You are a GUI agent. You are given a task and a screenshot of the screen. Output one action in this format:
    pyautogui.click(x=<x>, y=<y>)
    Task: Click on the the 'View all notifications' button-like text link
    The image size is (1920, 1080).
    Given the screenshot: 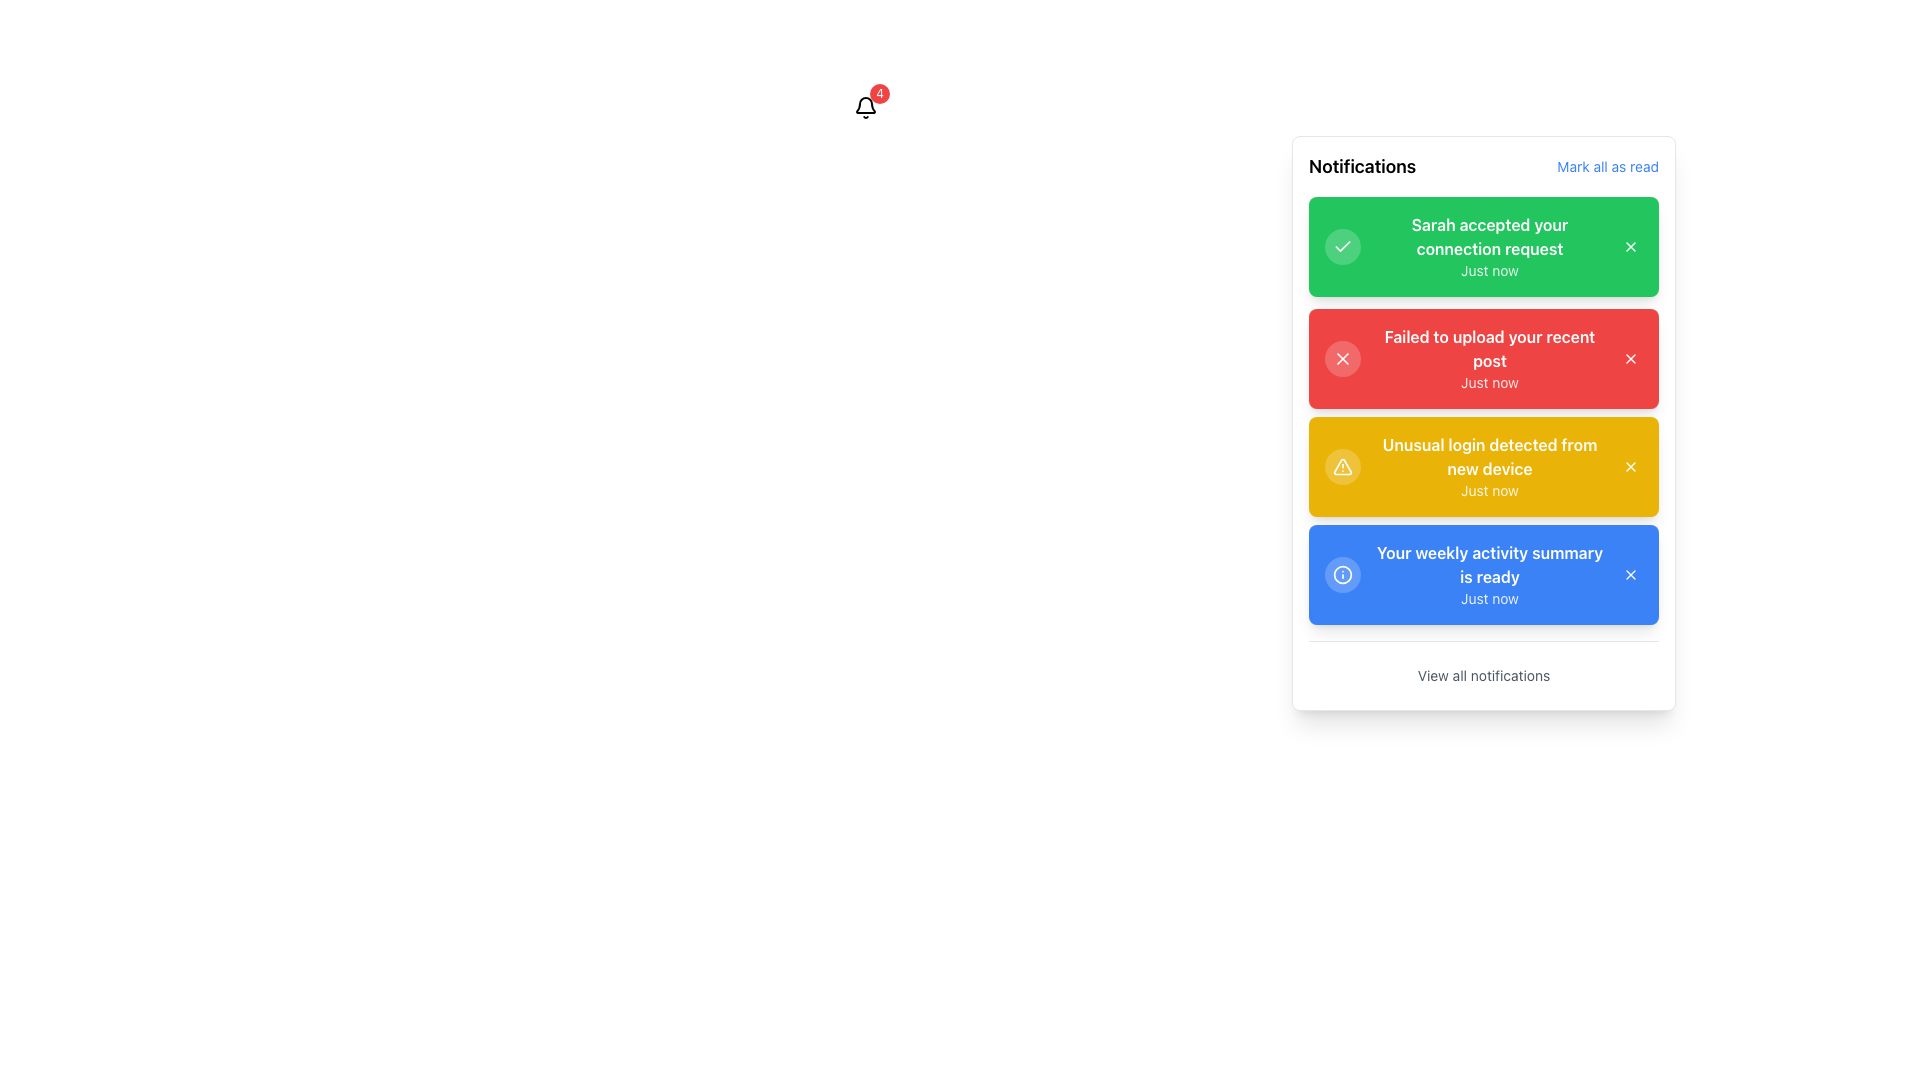 What is the action you would take?
    pyautogui.click(x=1483, y=667)
    